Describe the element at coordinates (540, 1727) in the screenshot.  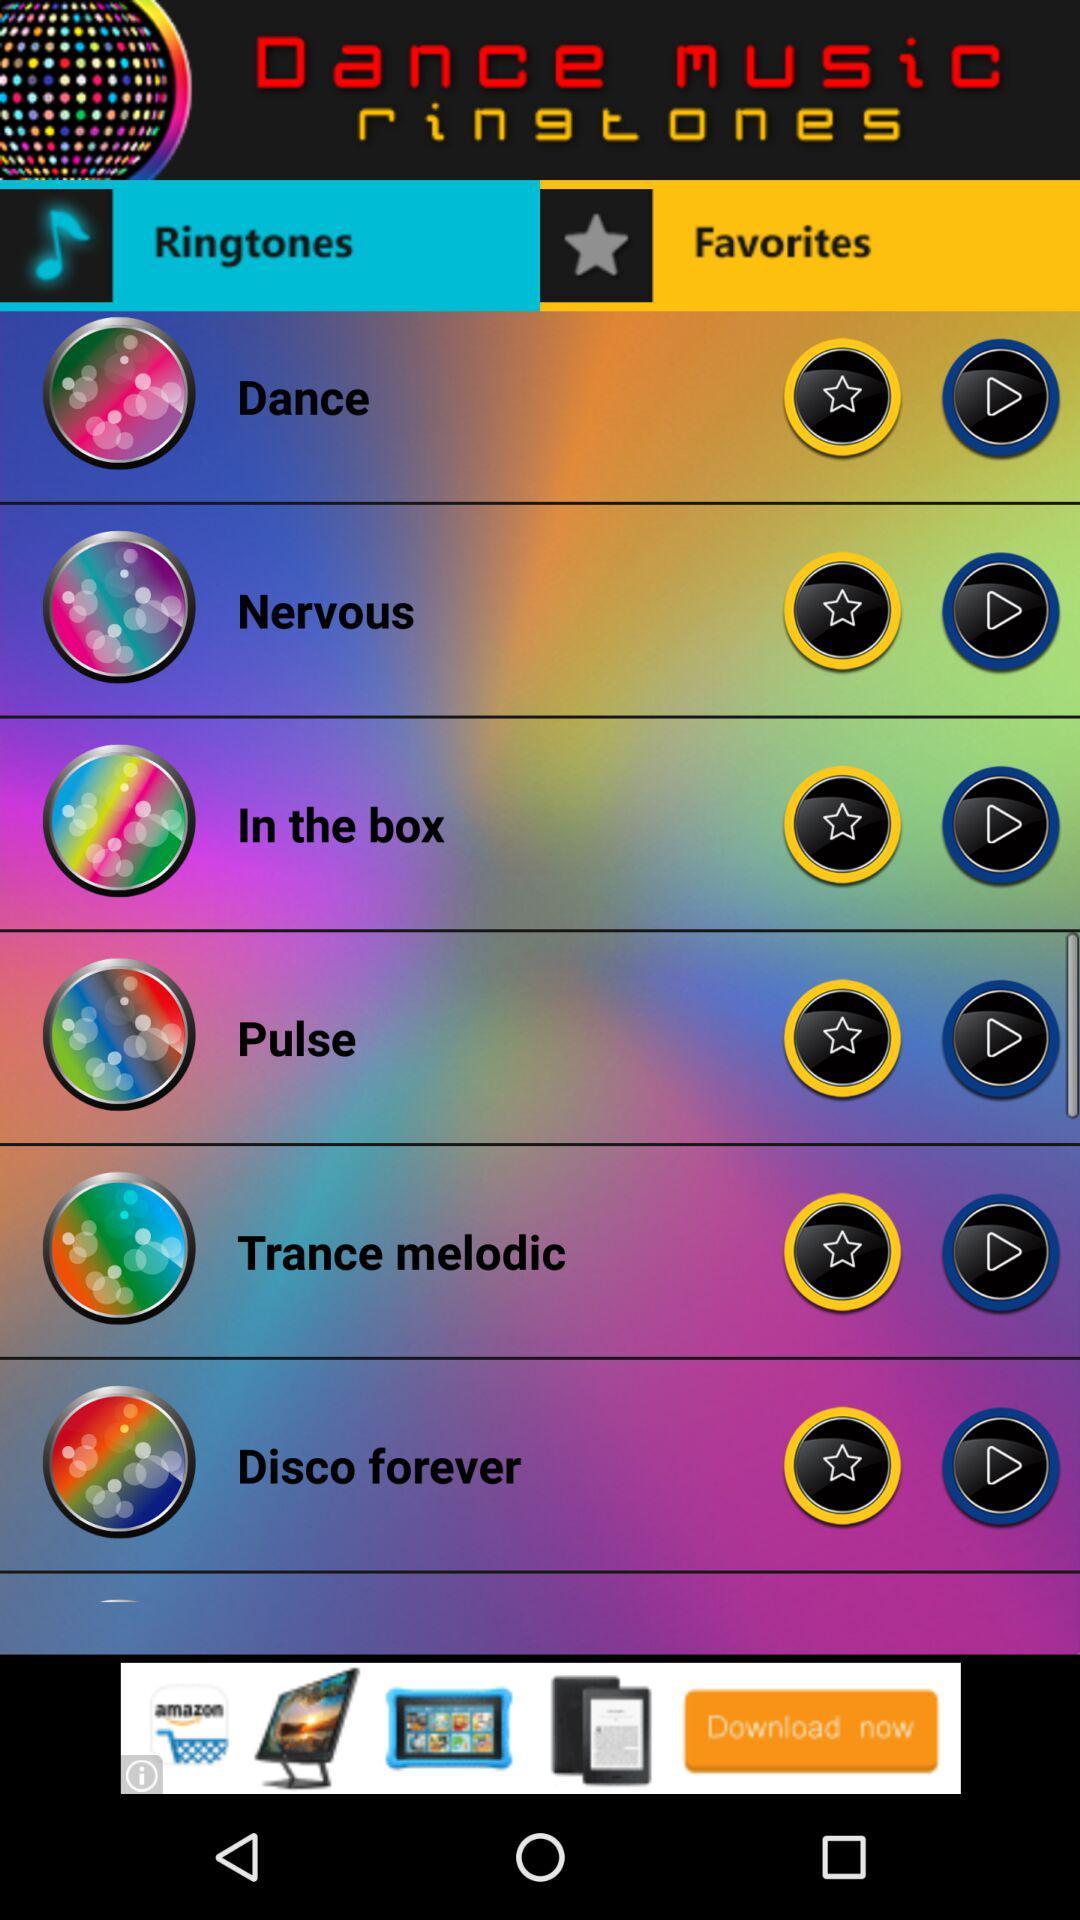
I see `advertisement to download amazon app` at that location.